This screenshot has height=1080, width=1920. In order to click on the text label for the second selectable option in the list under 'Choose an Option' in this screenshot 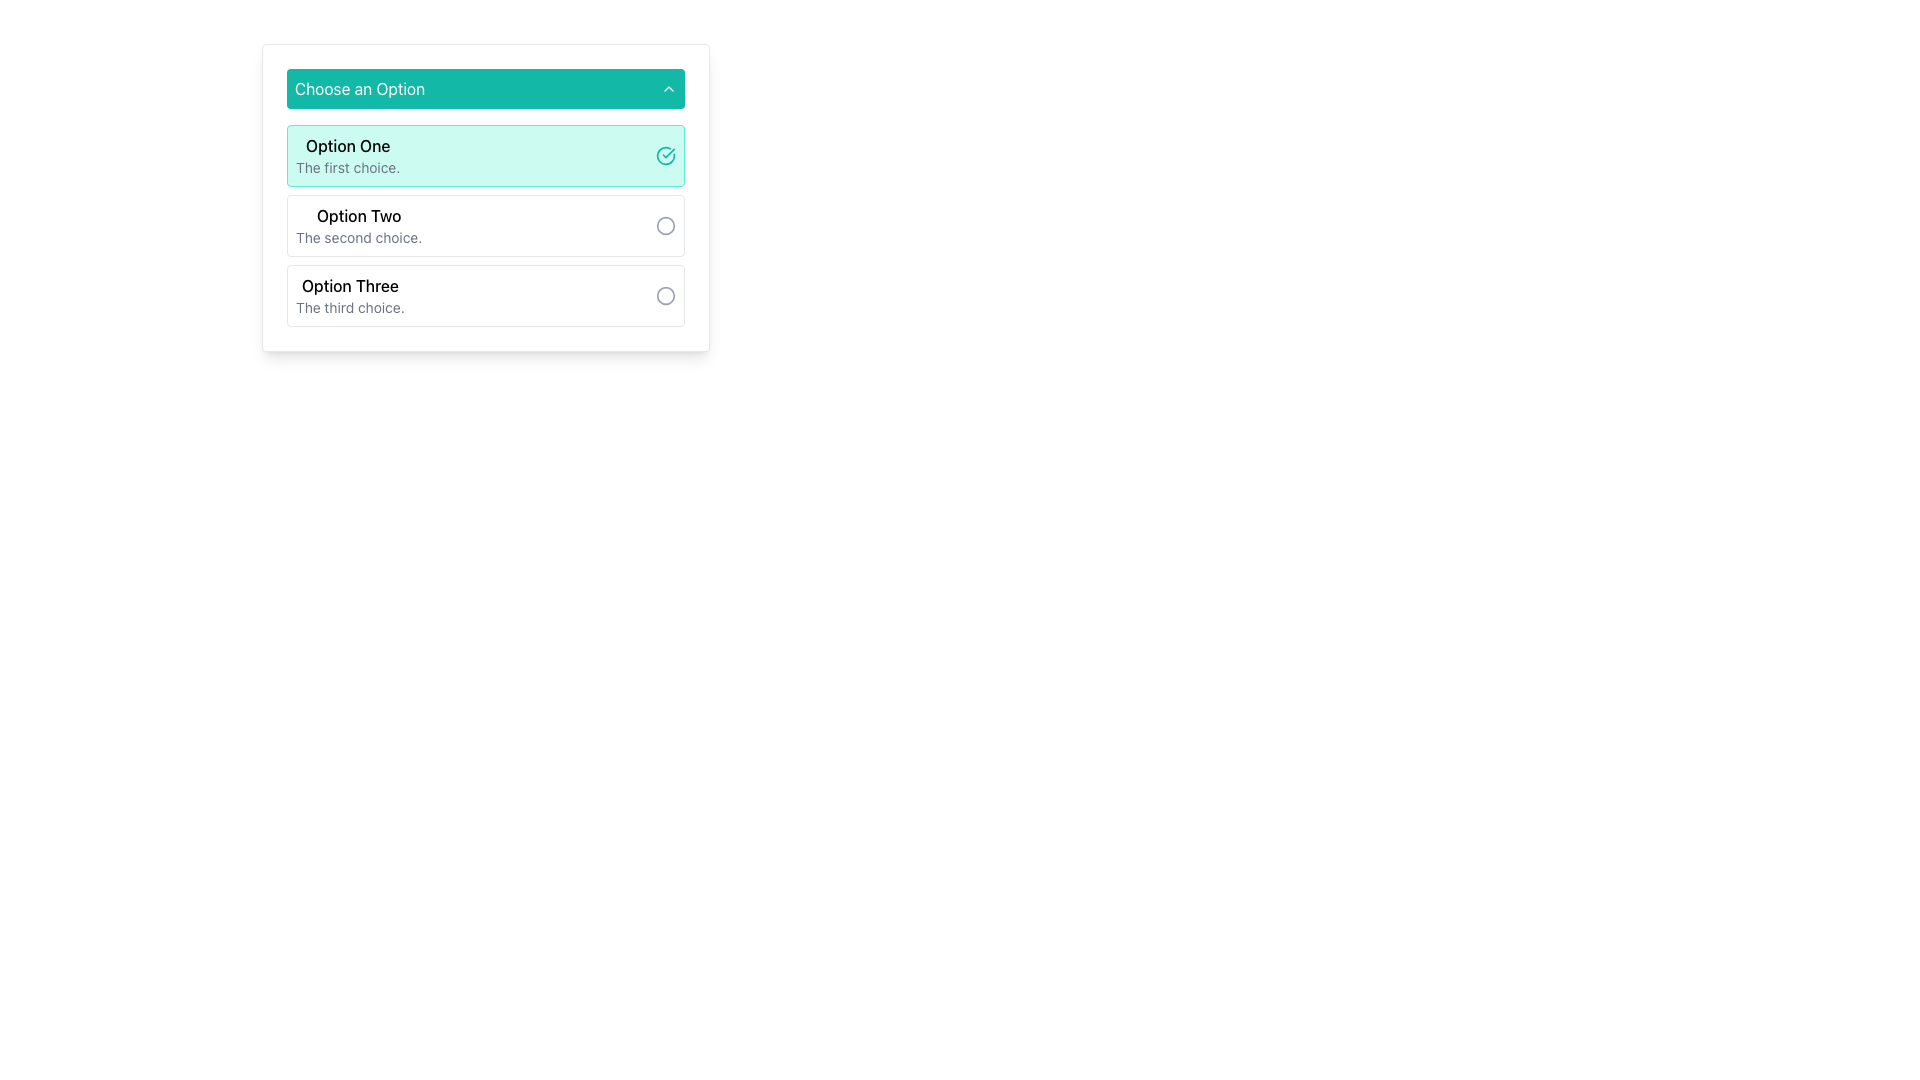, I will do `click(359, 216)`.